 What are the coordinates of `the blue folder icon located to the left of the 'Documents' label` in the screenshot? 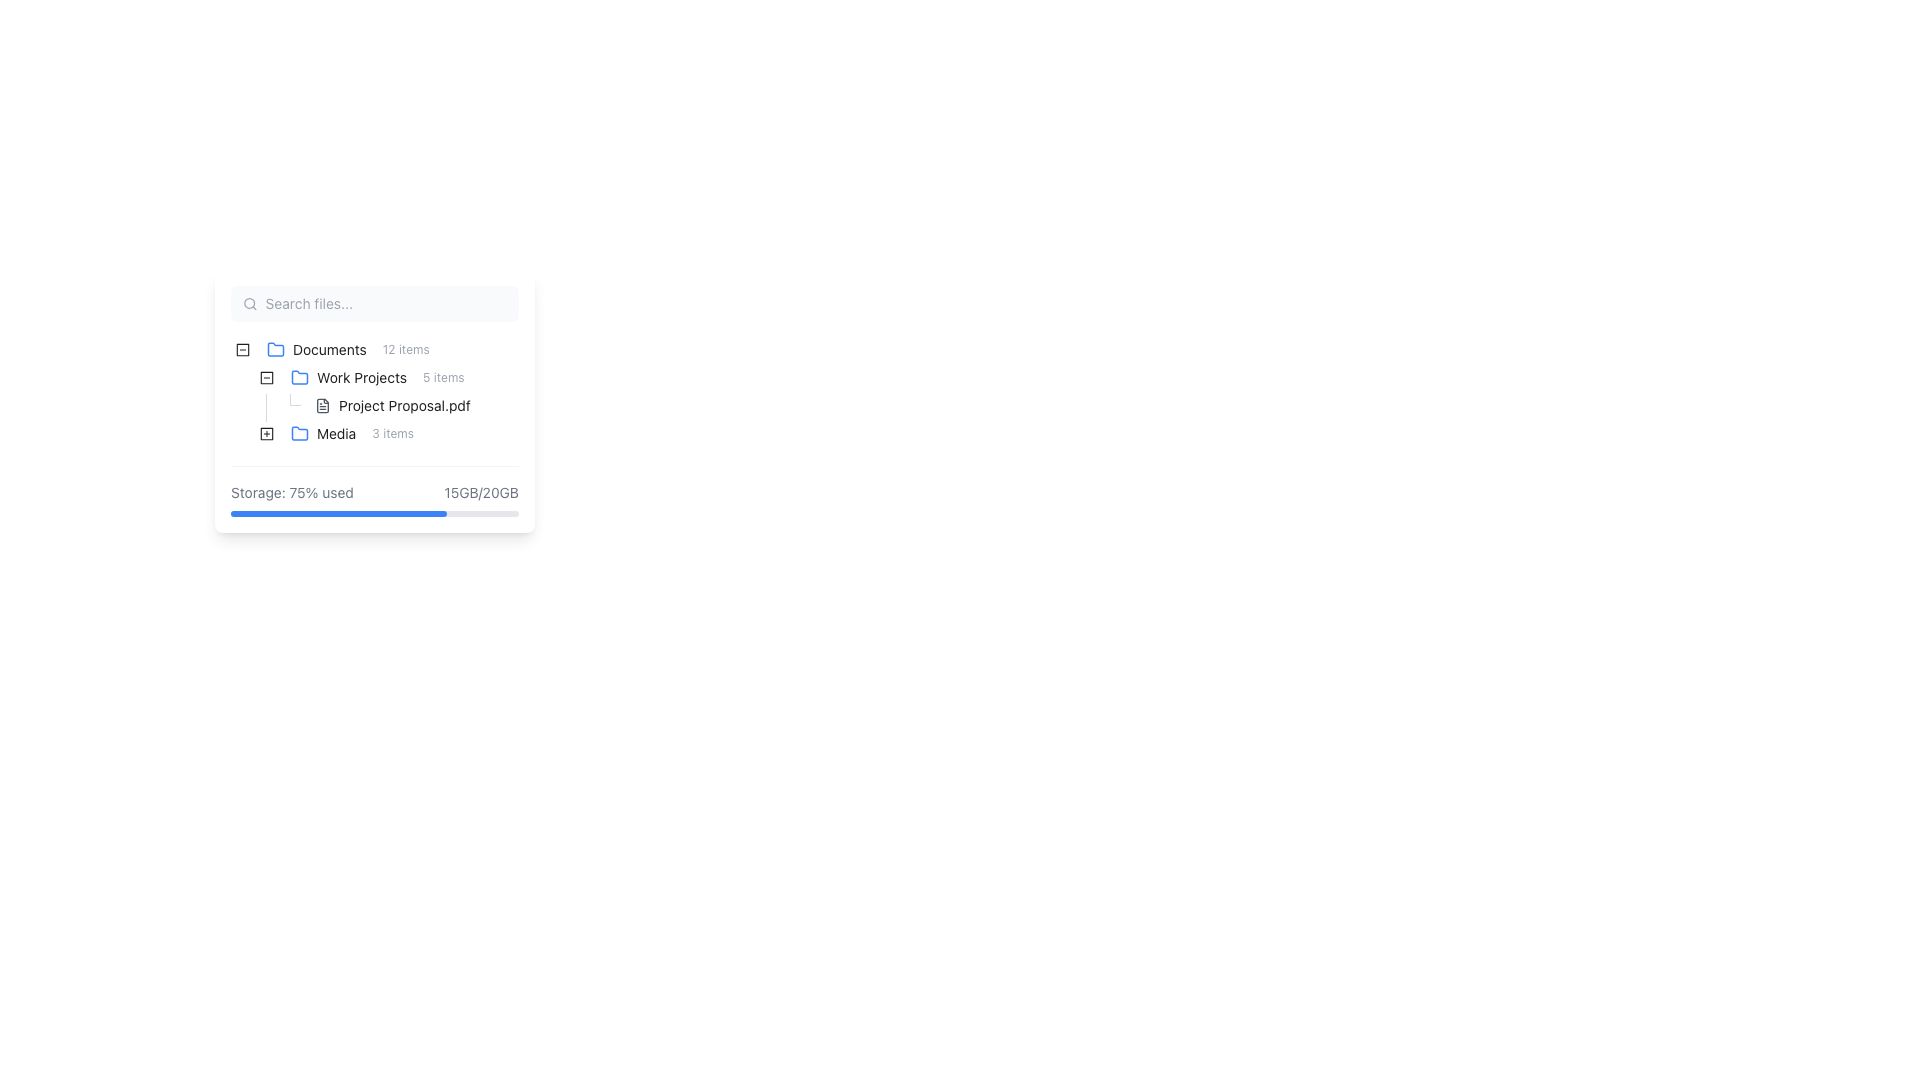 It's located at (274, 349).